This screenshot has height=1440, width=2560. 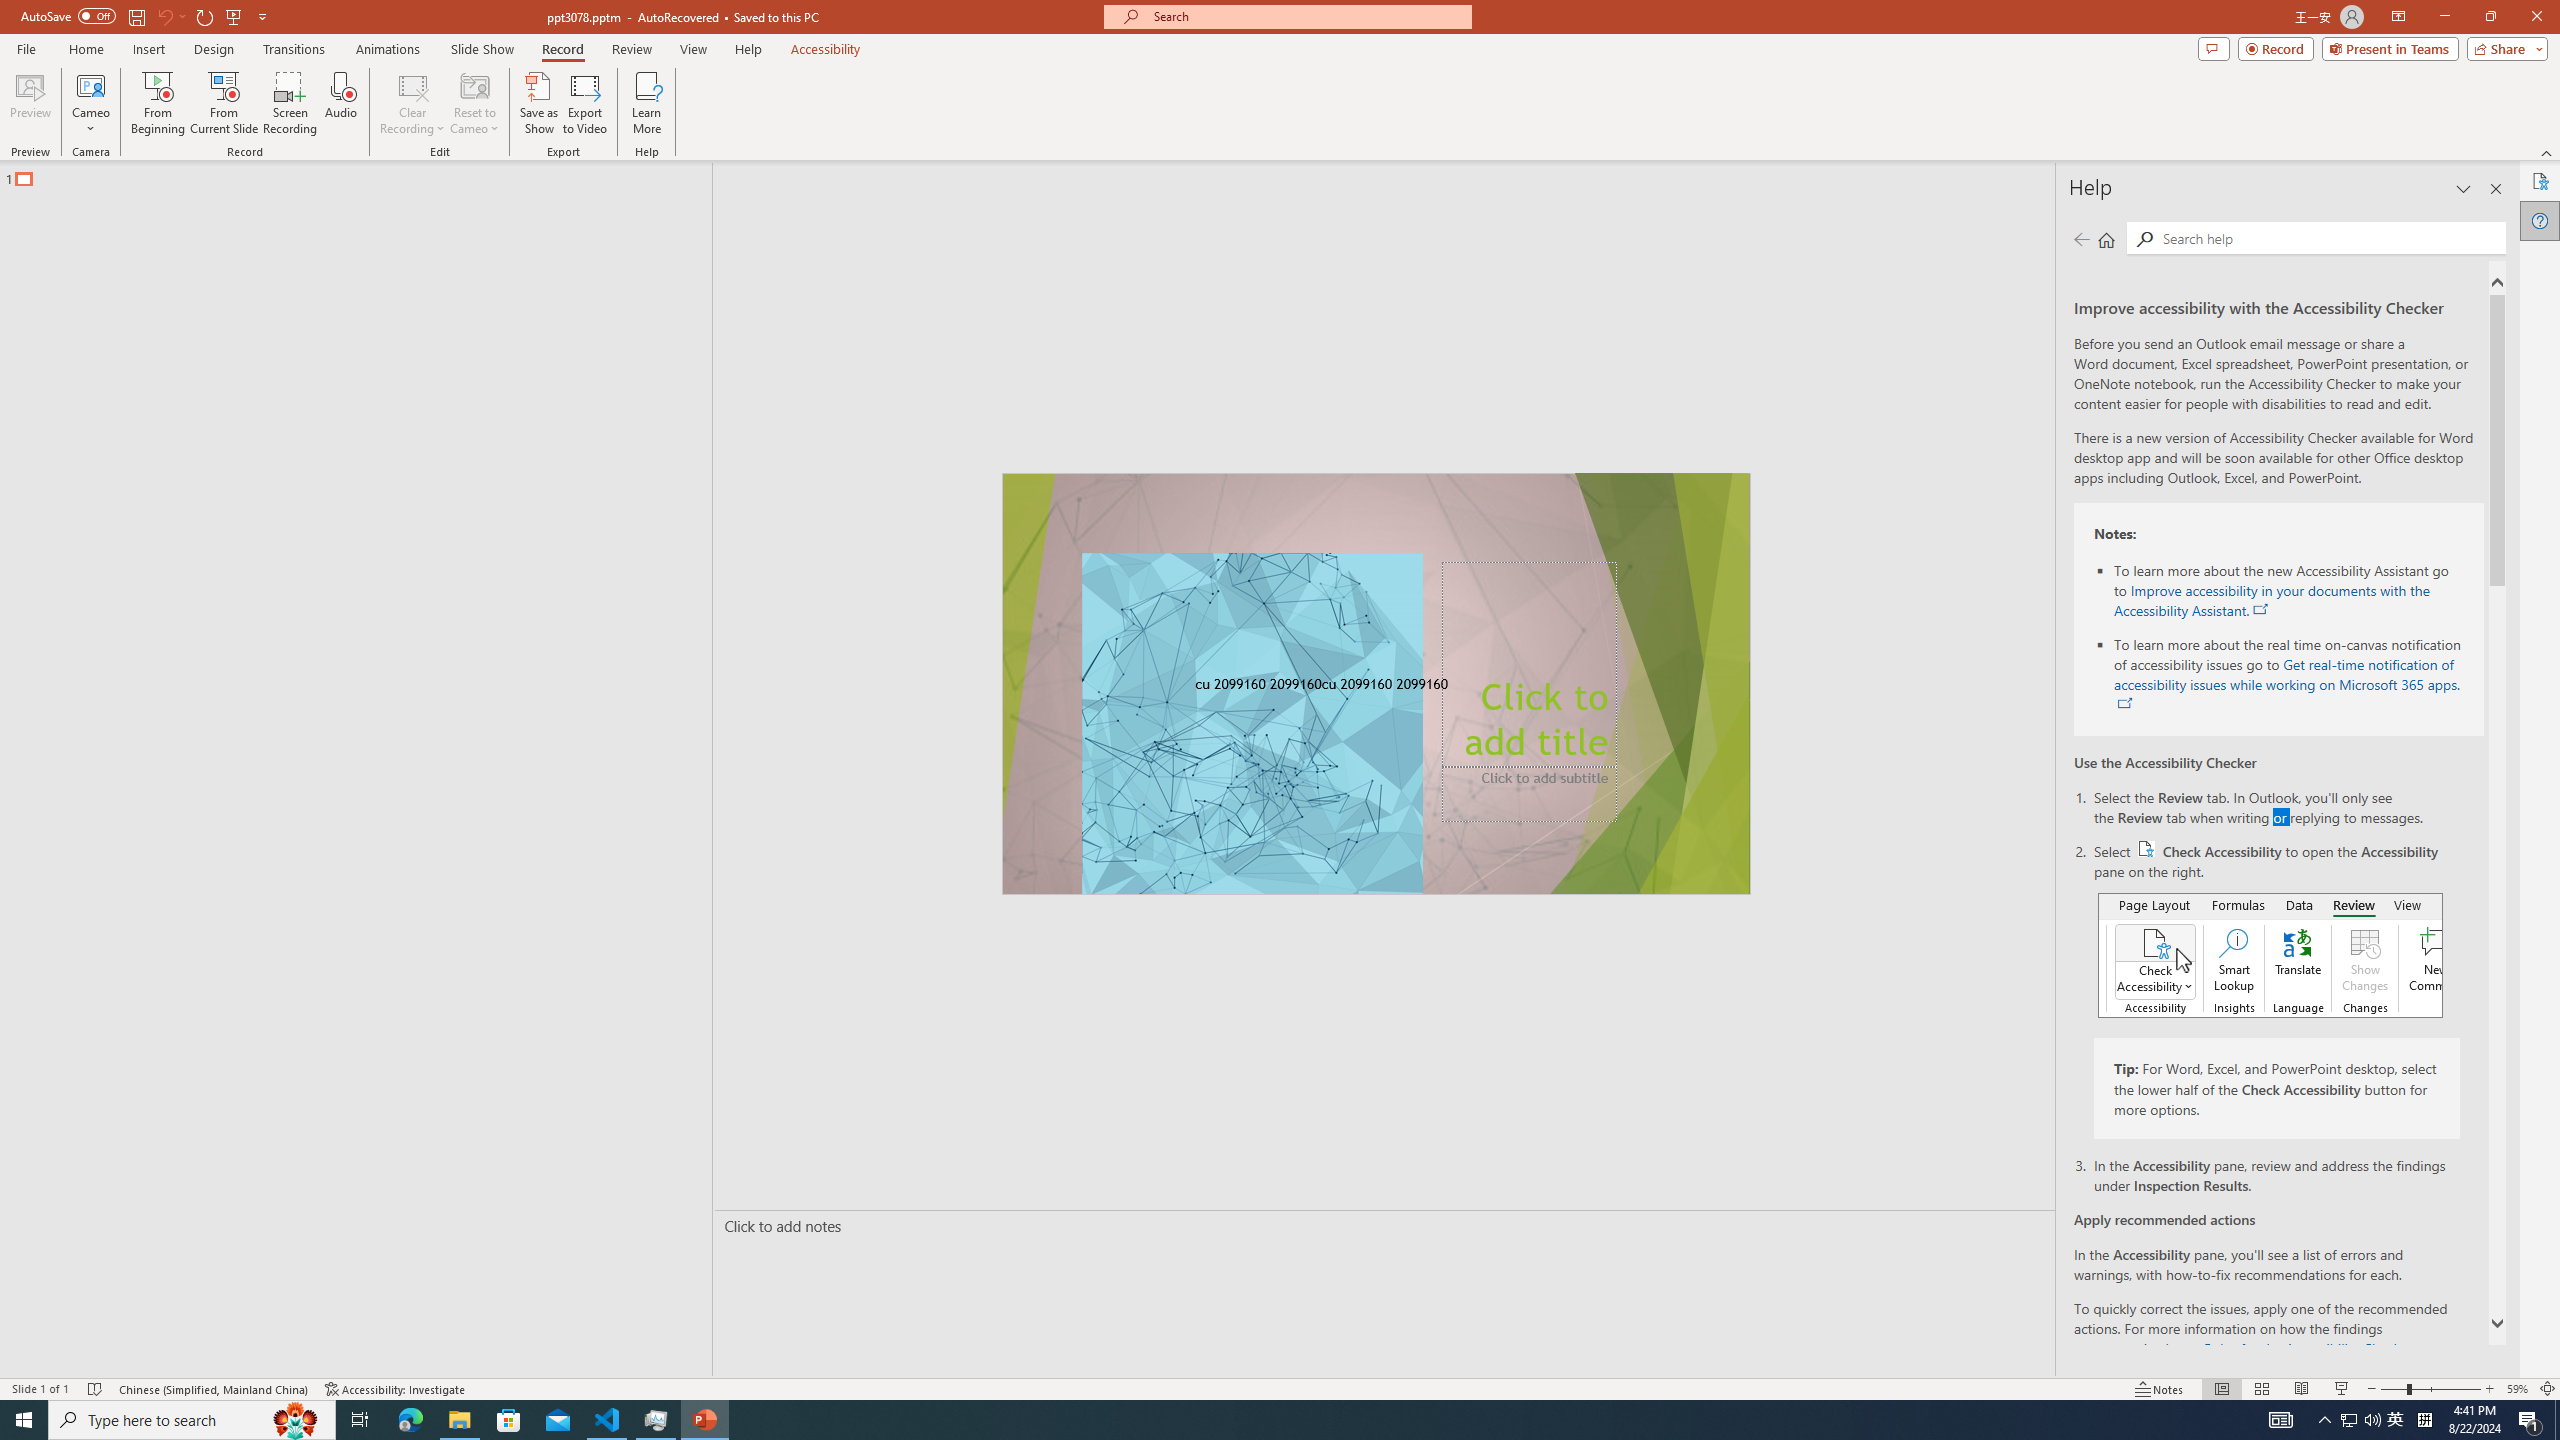 What do you see at coordinates (156, 103) in the screenshot?
I see `'From Beginning...'` at bounding box center [156, 103].